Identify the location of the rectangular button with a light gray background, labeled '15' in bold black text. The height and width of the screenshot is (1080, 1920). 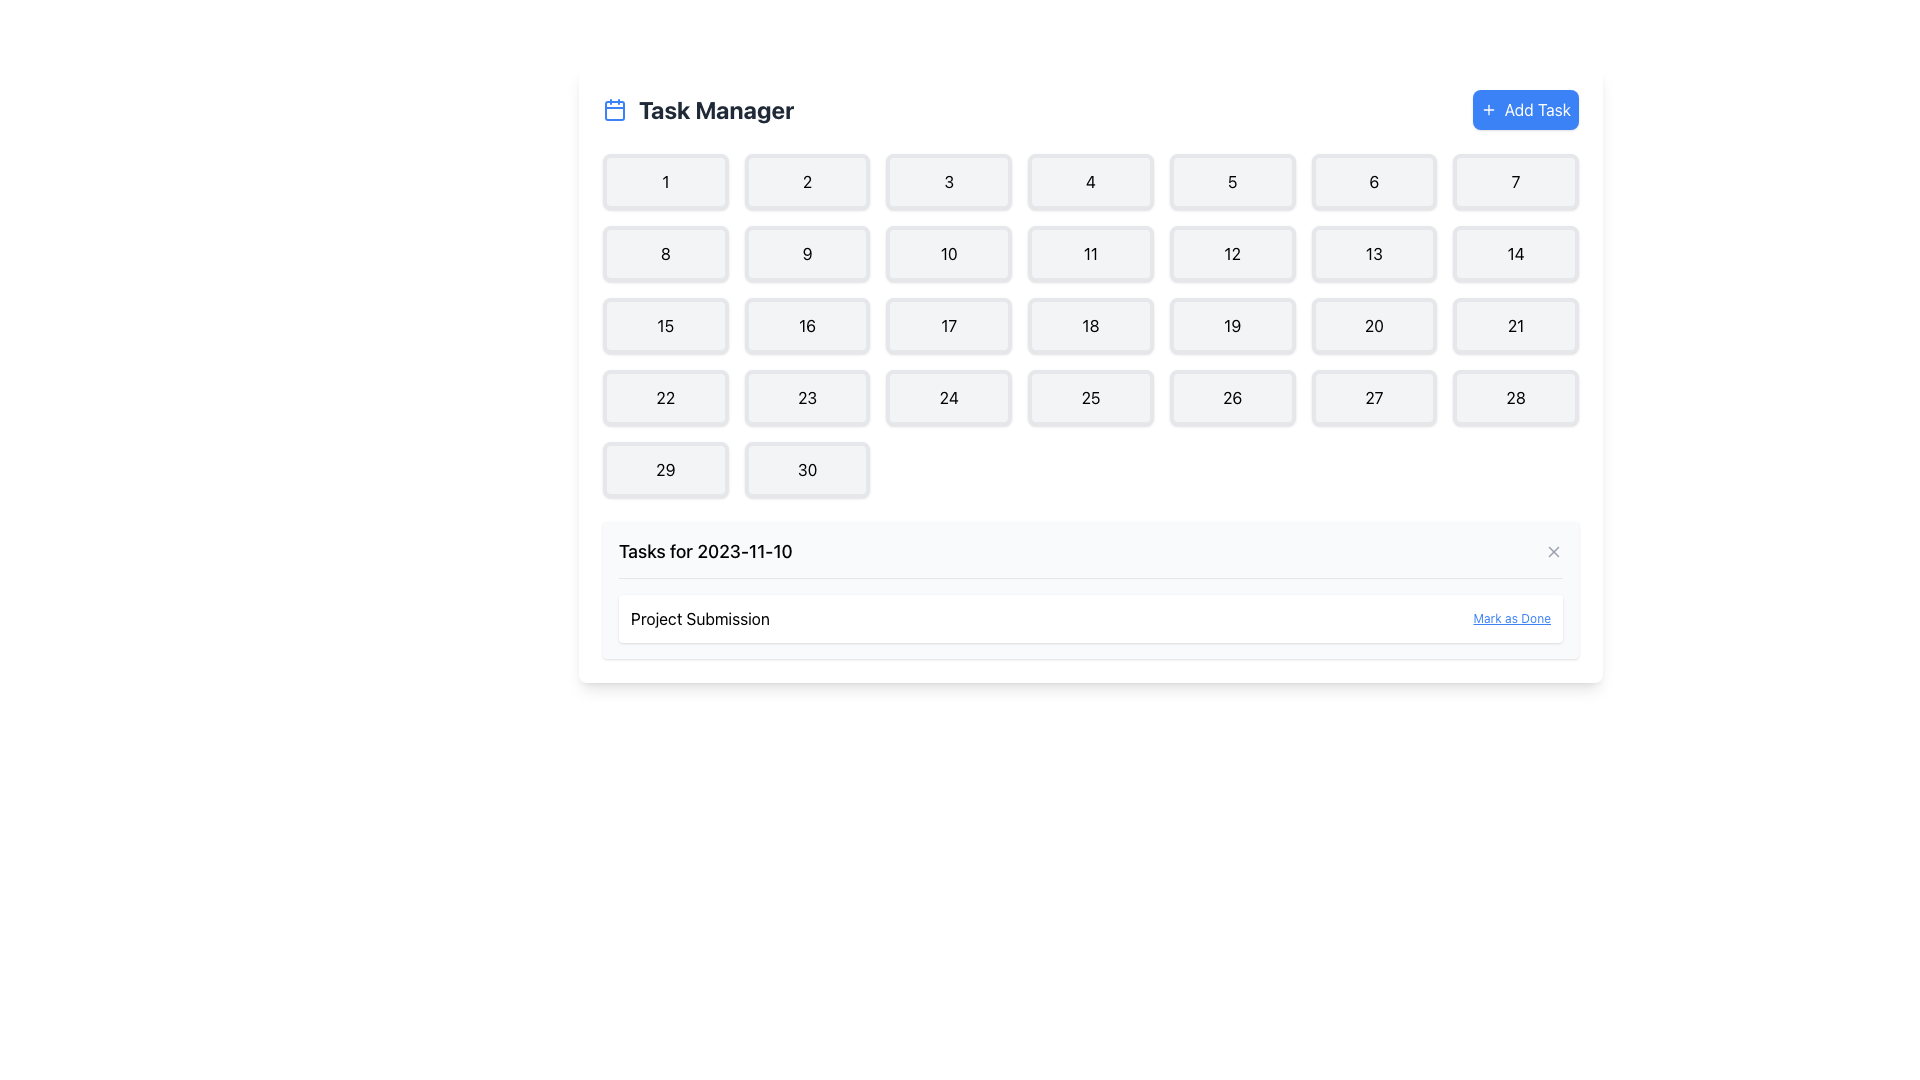
(665, 325).